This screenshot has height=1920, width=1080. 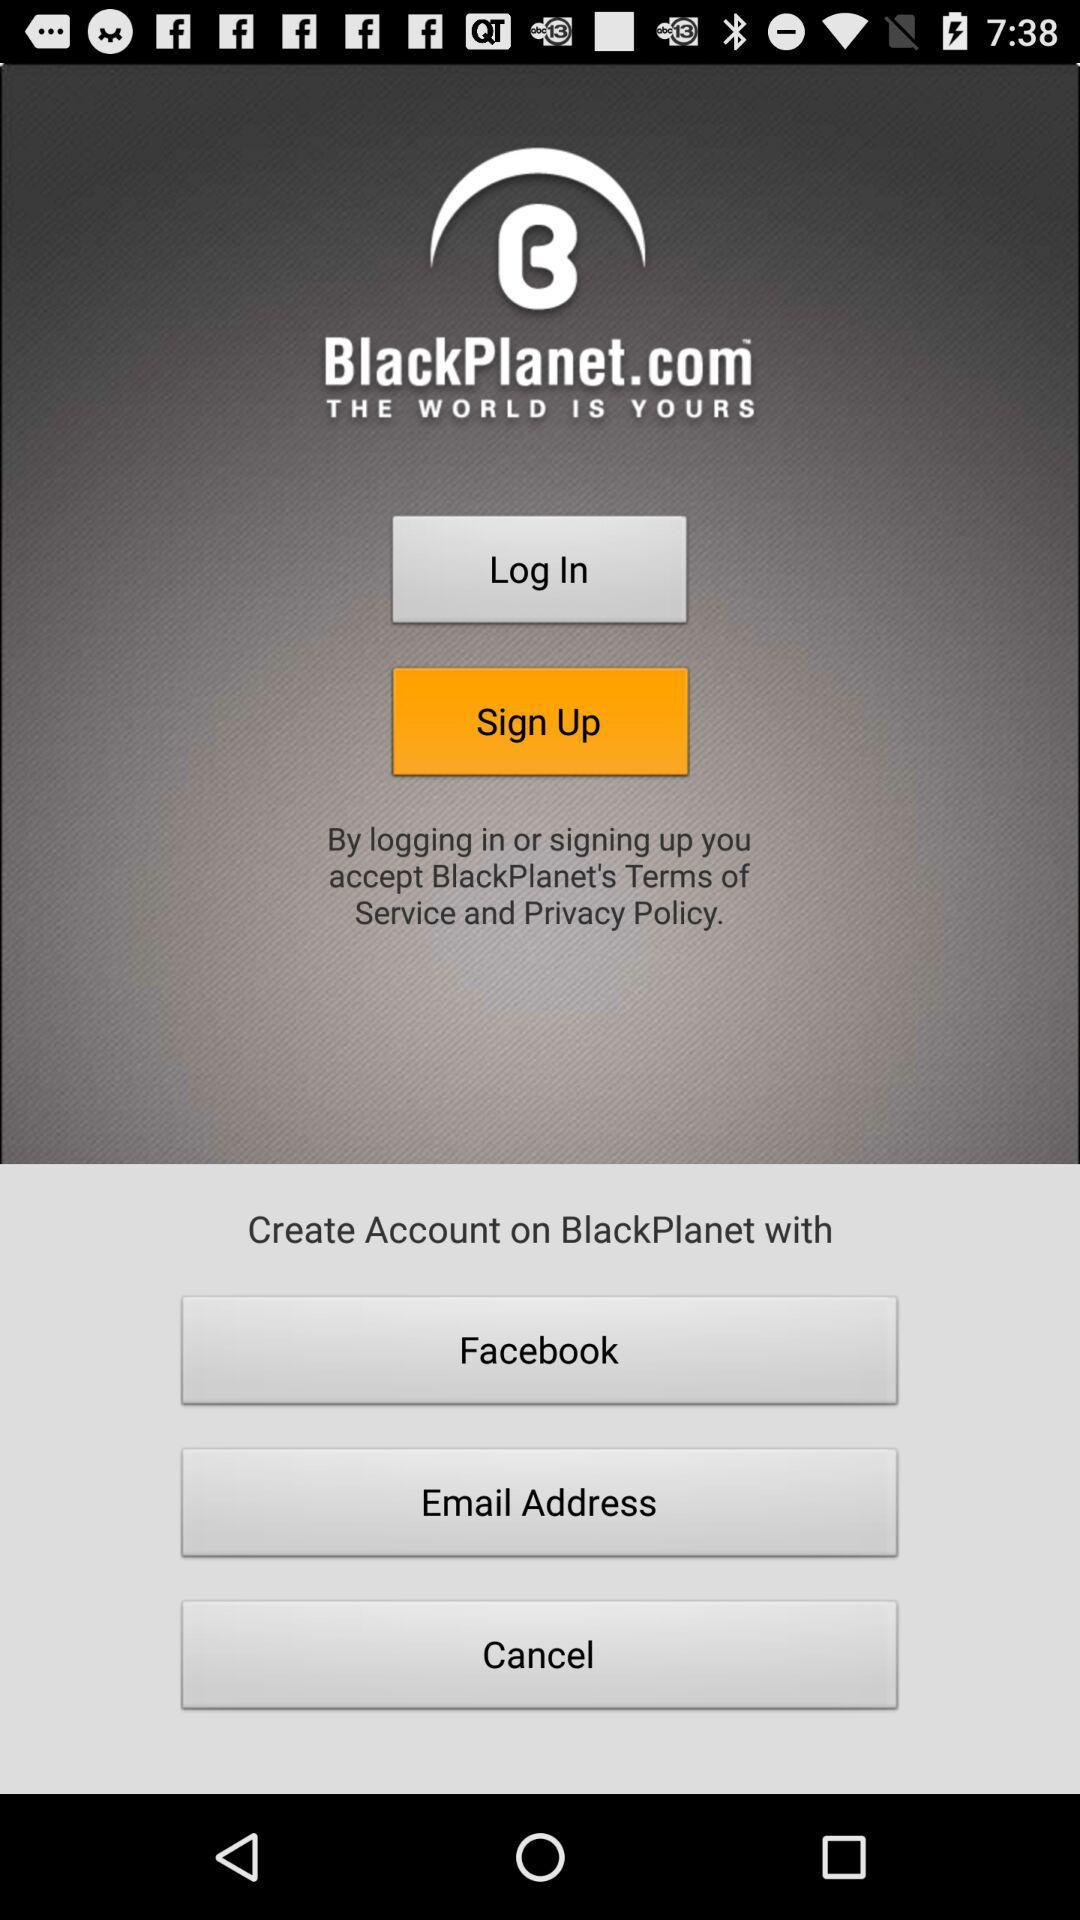 What do you see at coordinates (540, 1508) in the screenshot?
I see `the icon below the facebook` at bounding box center [540, 1508].